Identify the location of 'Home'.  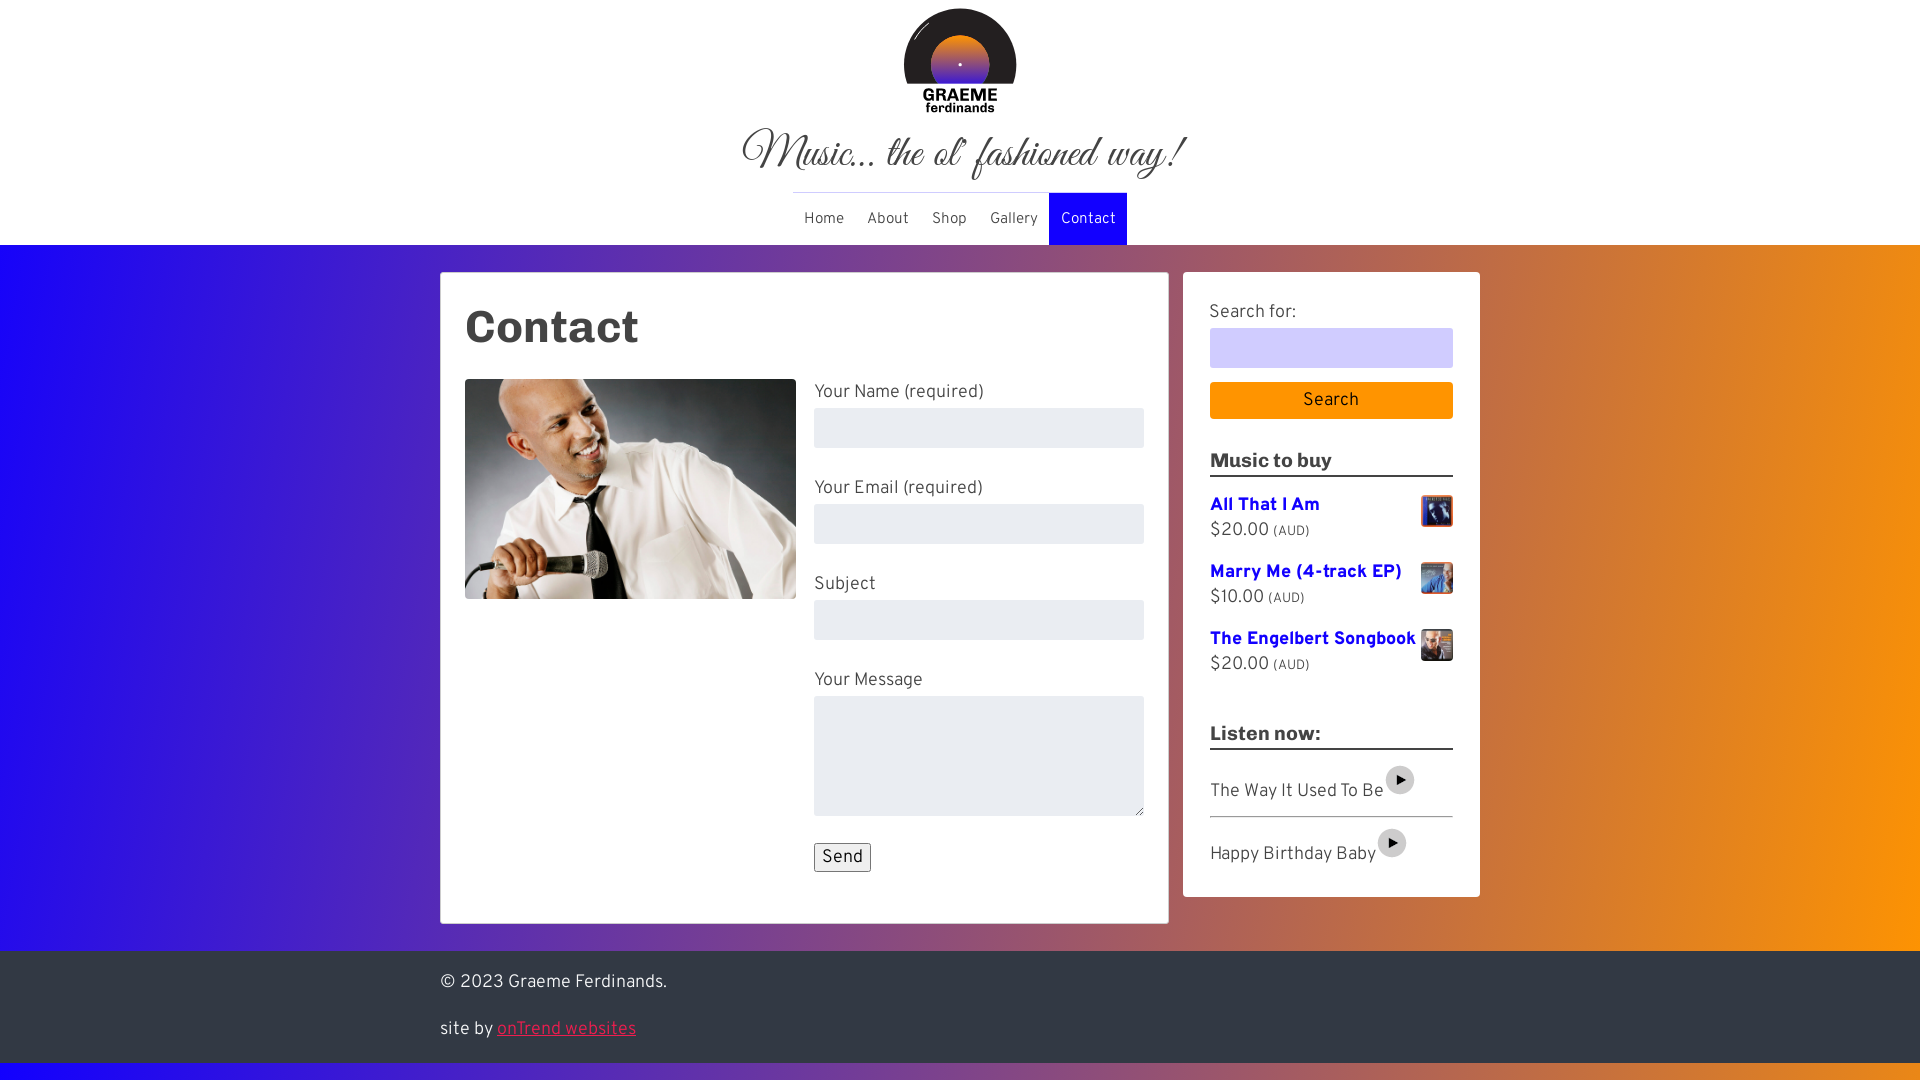
(824, 219).